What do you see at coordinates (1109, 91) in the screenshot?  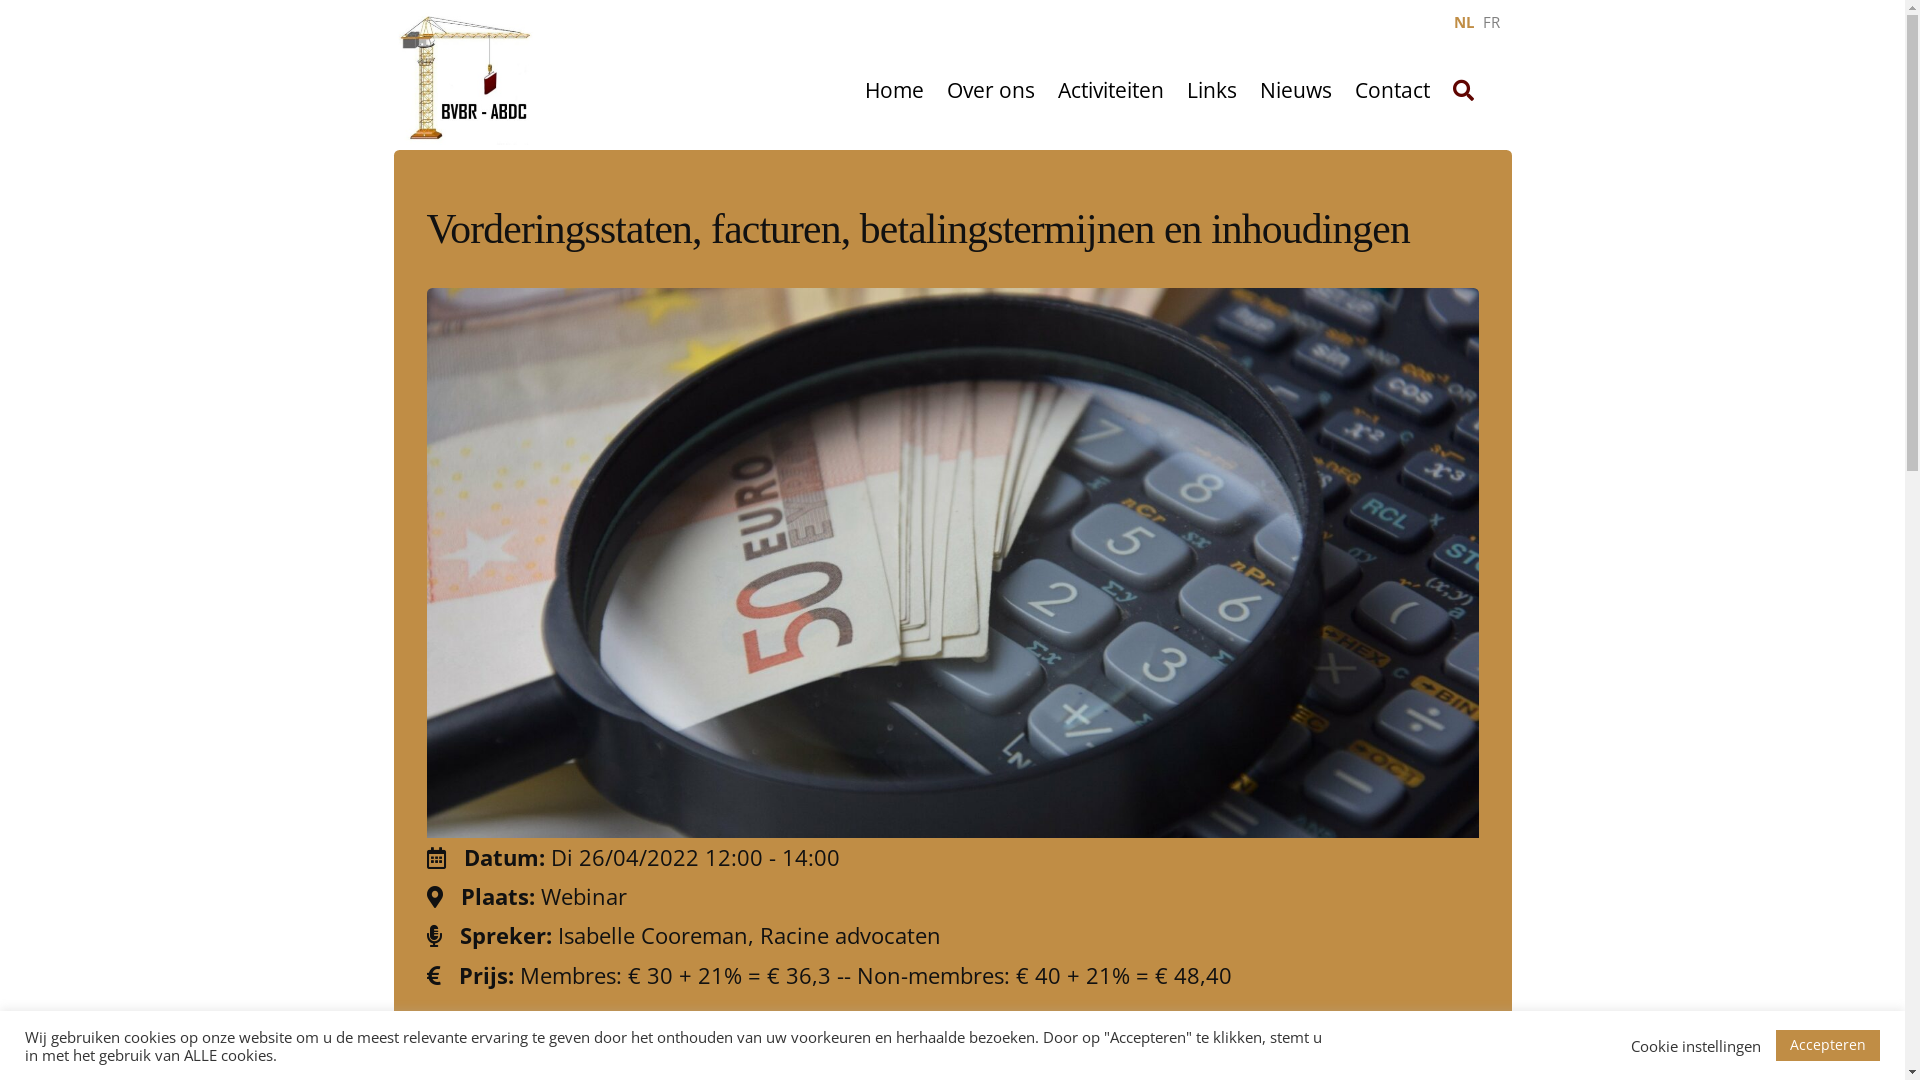 I see `'Activiteiten'` at bounding box center [1109, 91].